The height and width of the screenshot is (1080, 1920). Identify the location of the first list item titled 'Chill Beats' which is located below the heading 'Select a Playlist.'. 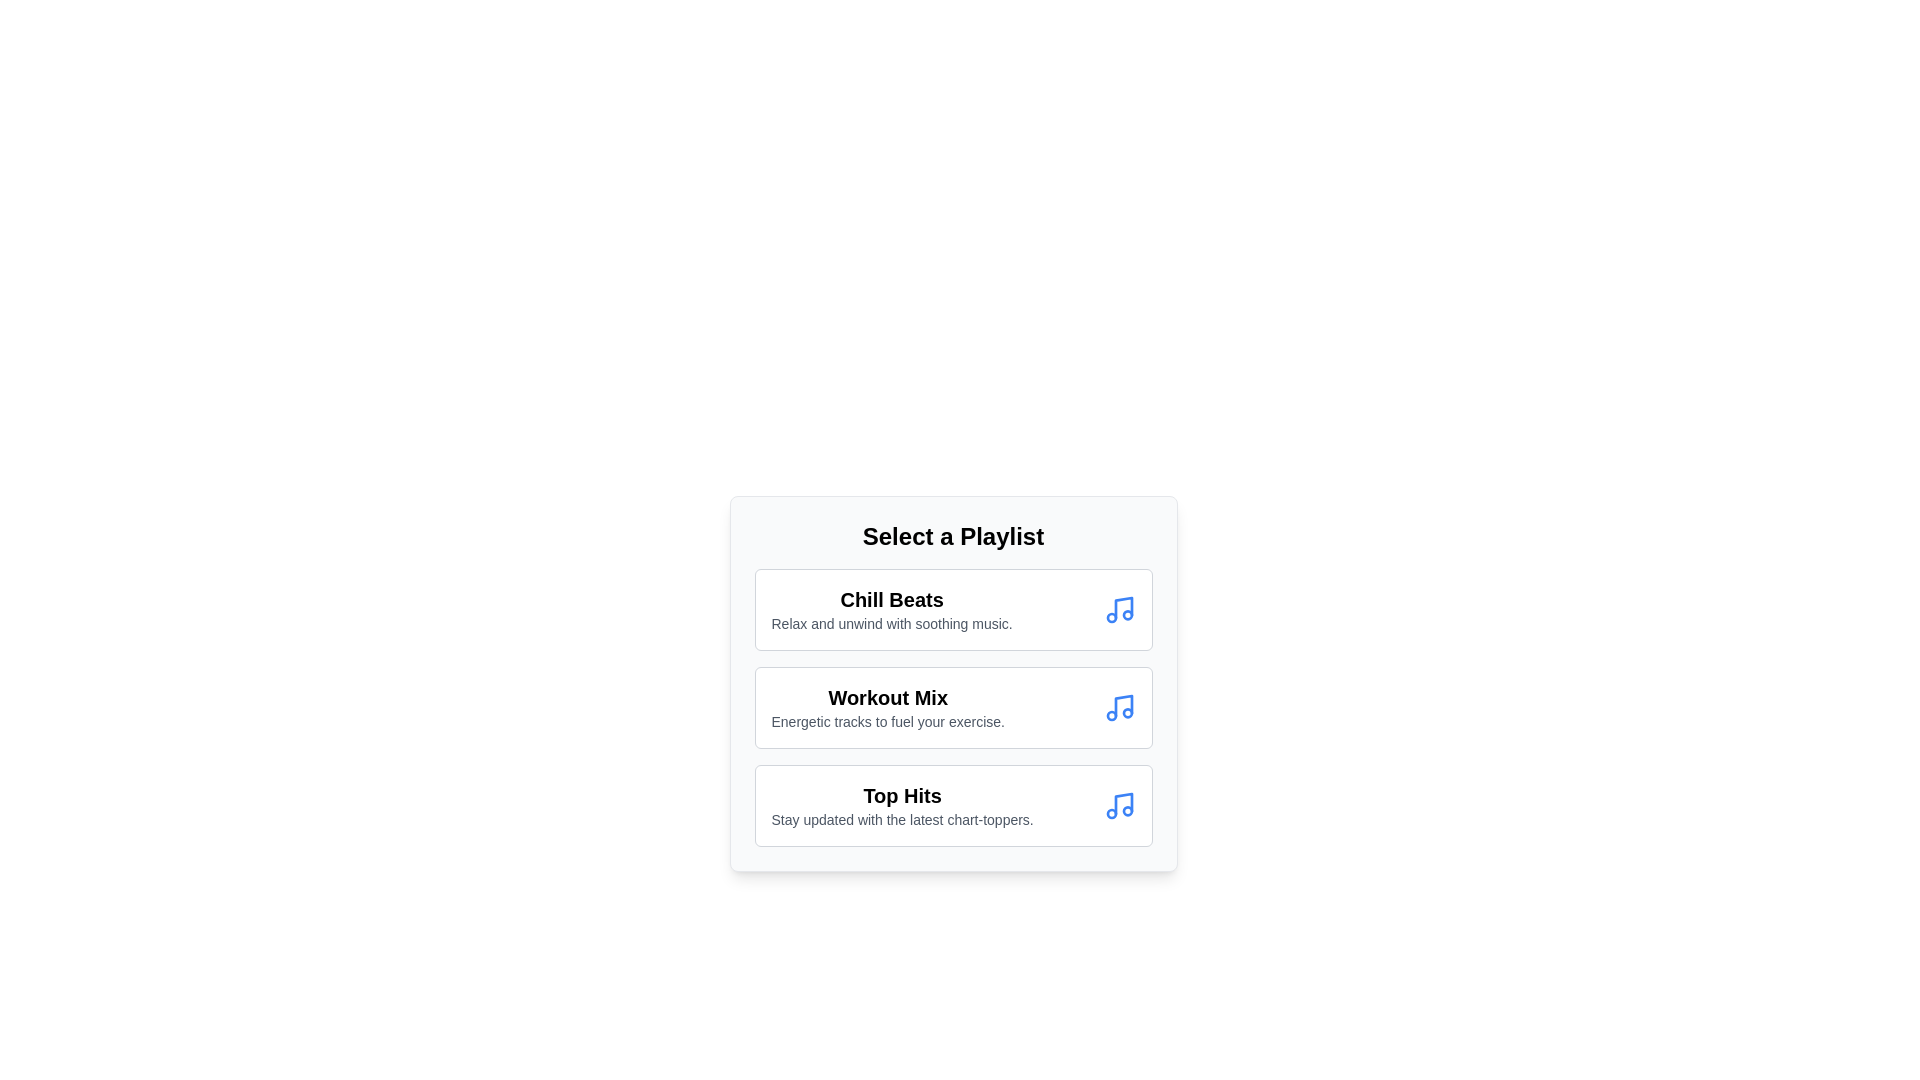
(891, 608).